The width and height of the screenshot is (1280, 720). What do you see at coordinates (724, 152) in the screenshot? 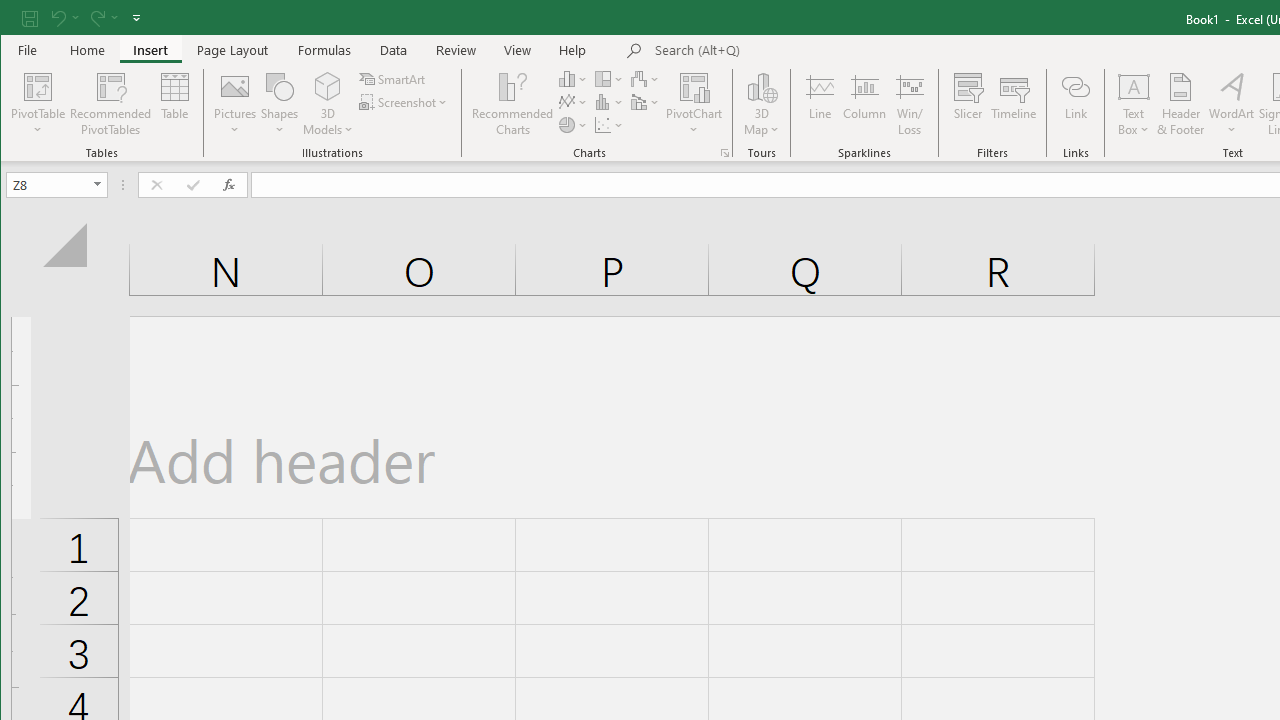
I see `'Recommended Charts'` at bounding box center [724, 152].